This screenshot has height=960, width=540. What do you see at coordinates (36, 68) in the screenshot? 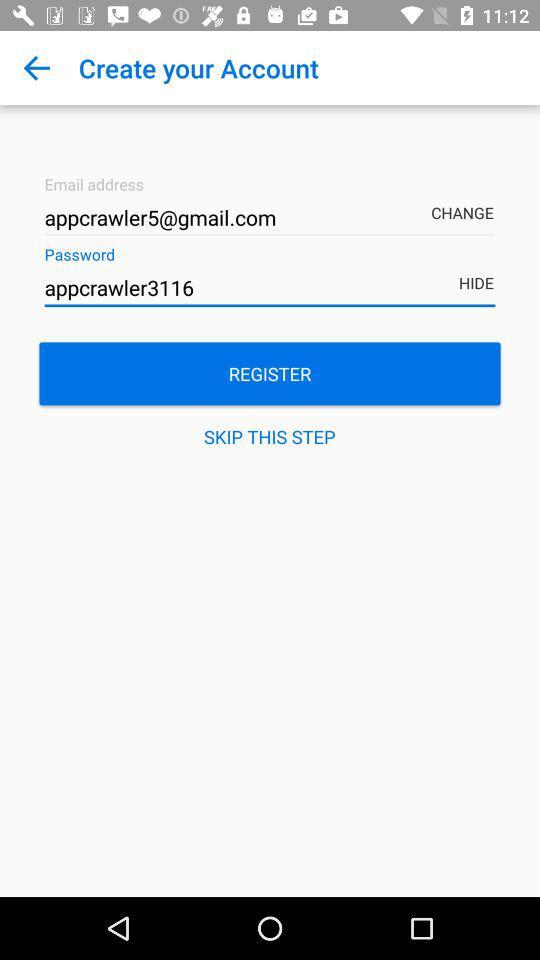
I see `the item to the left of create your account icon` at bounding box center [36, 68].